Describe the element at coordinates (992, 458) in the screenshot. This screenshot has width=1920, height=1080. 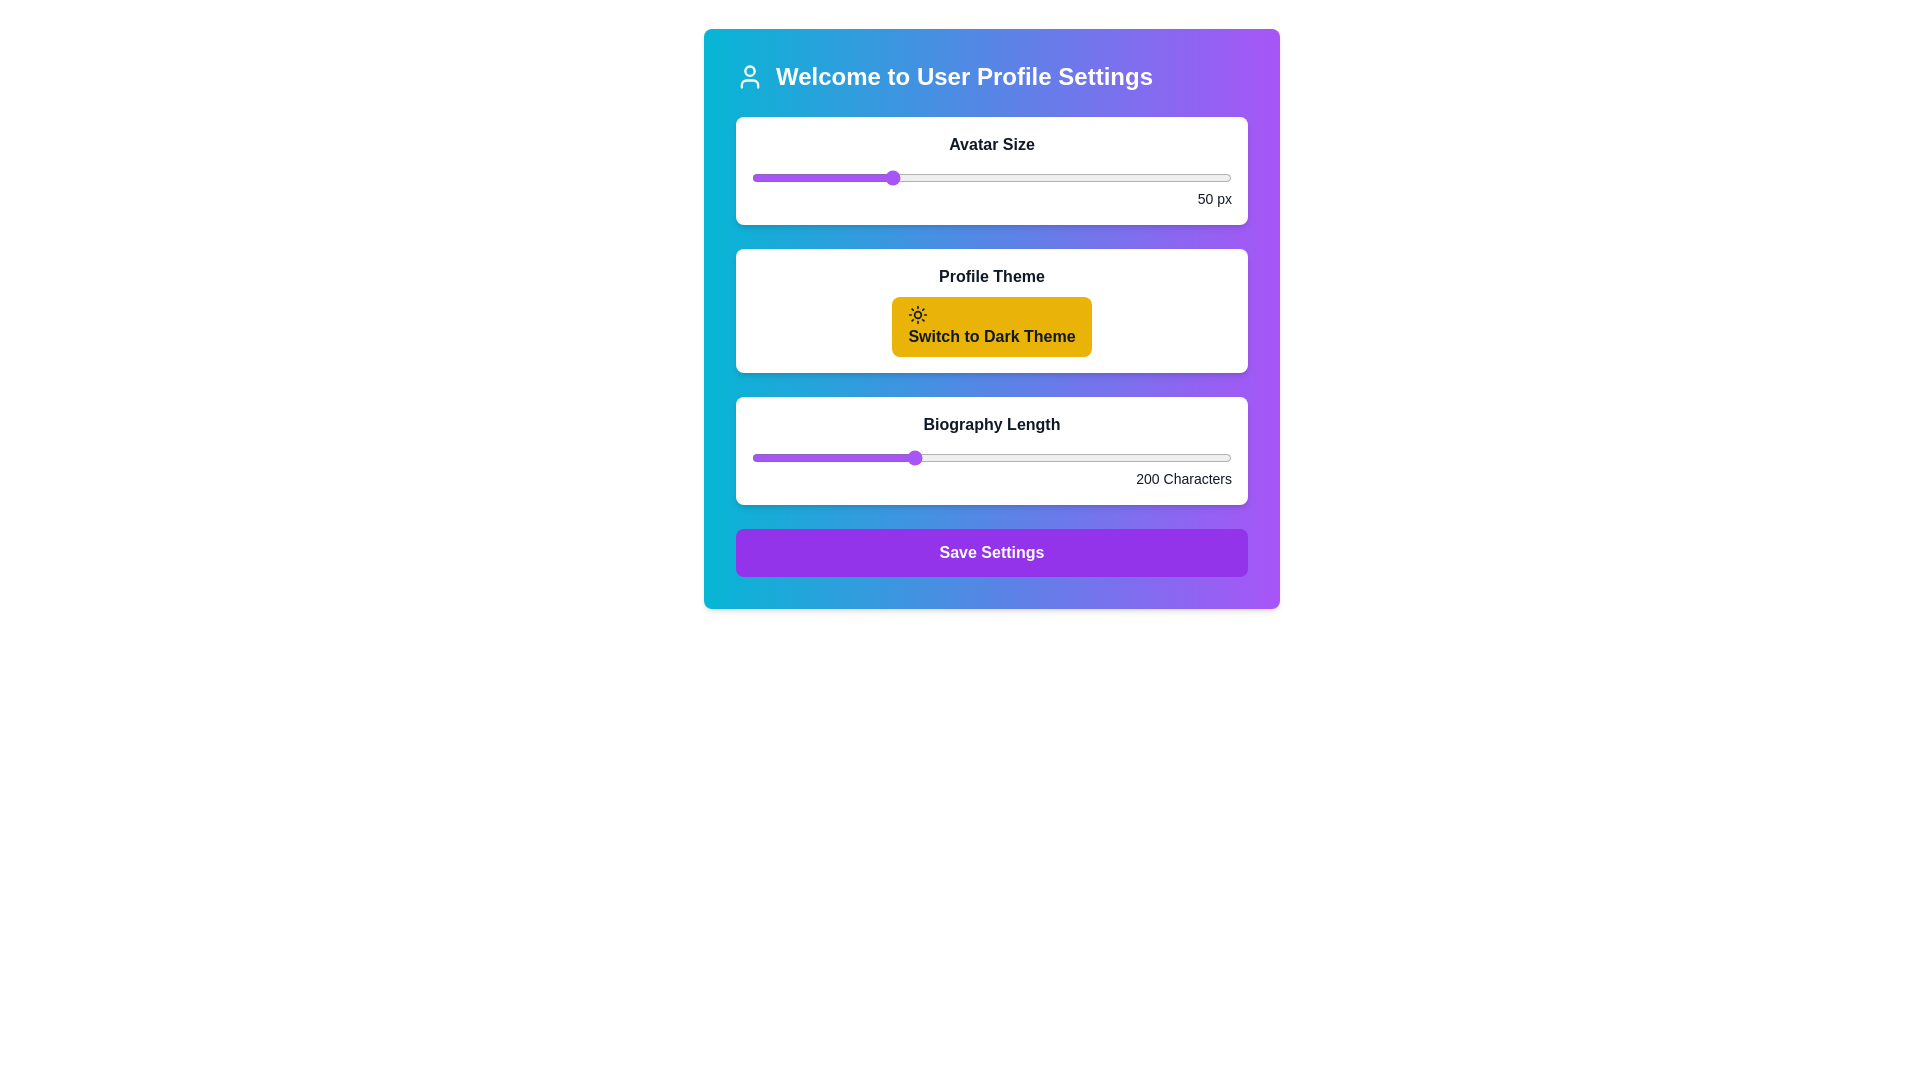
I see `the Range Slider located below the text 'Biography Length' and above '200 Characters'` at that location.